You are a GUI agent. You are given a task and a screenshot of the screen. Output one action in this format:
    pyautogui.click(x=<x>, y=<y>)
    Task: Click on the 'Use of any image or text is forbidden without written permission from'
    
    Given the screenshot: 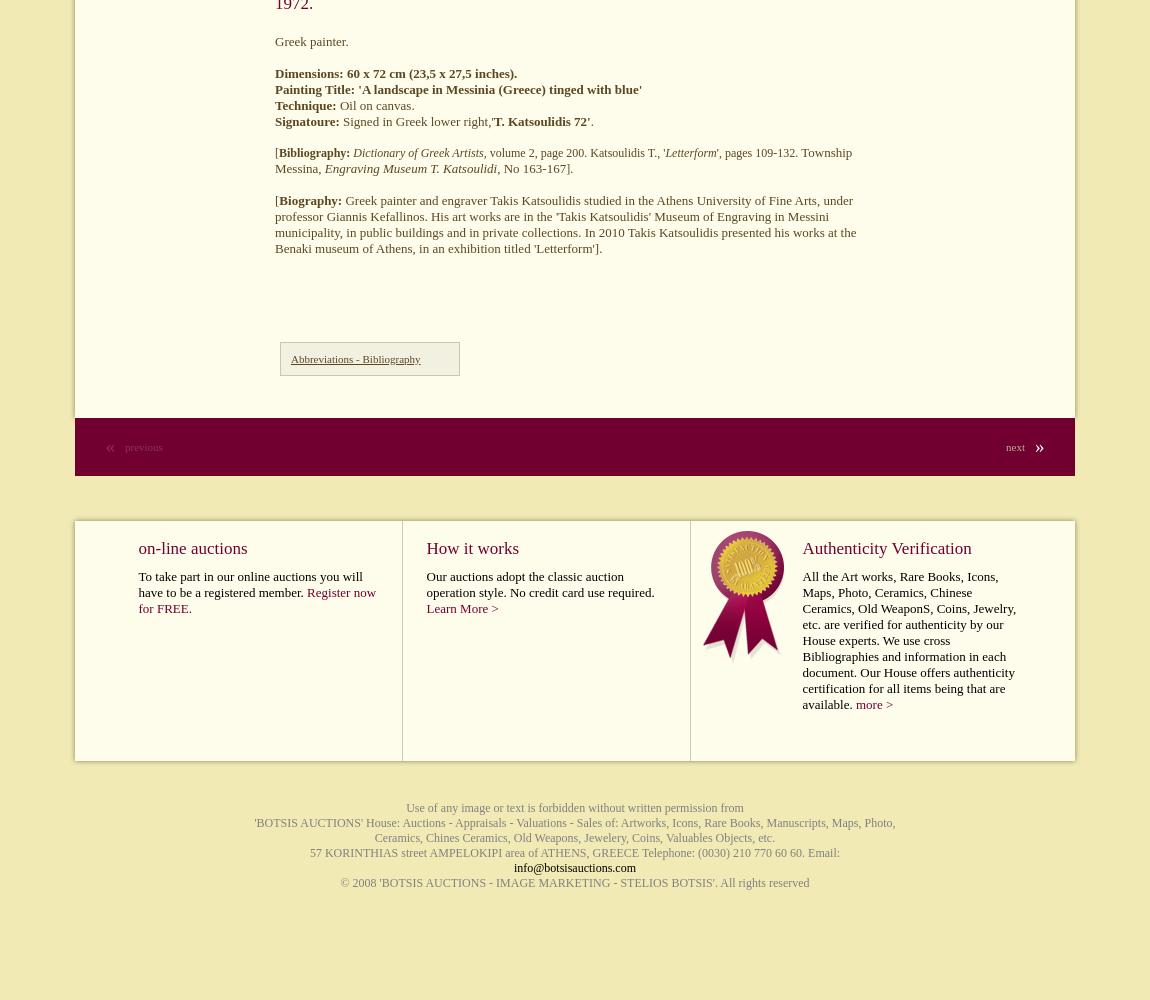 What is the action you would take?
    pyautogui.click(x=574, y=808)
    